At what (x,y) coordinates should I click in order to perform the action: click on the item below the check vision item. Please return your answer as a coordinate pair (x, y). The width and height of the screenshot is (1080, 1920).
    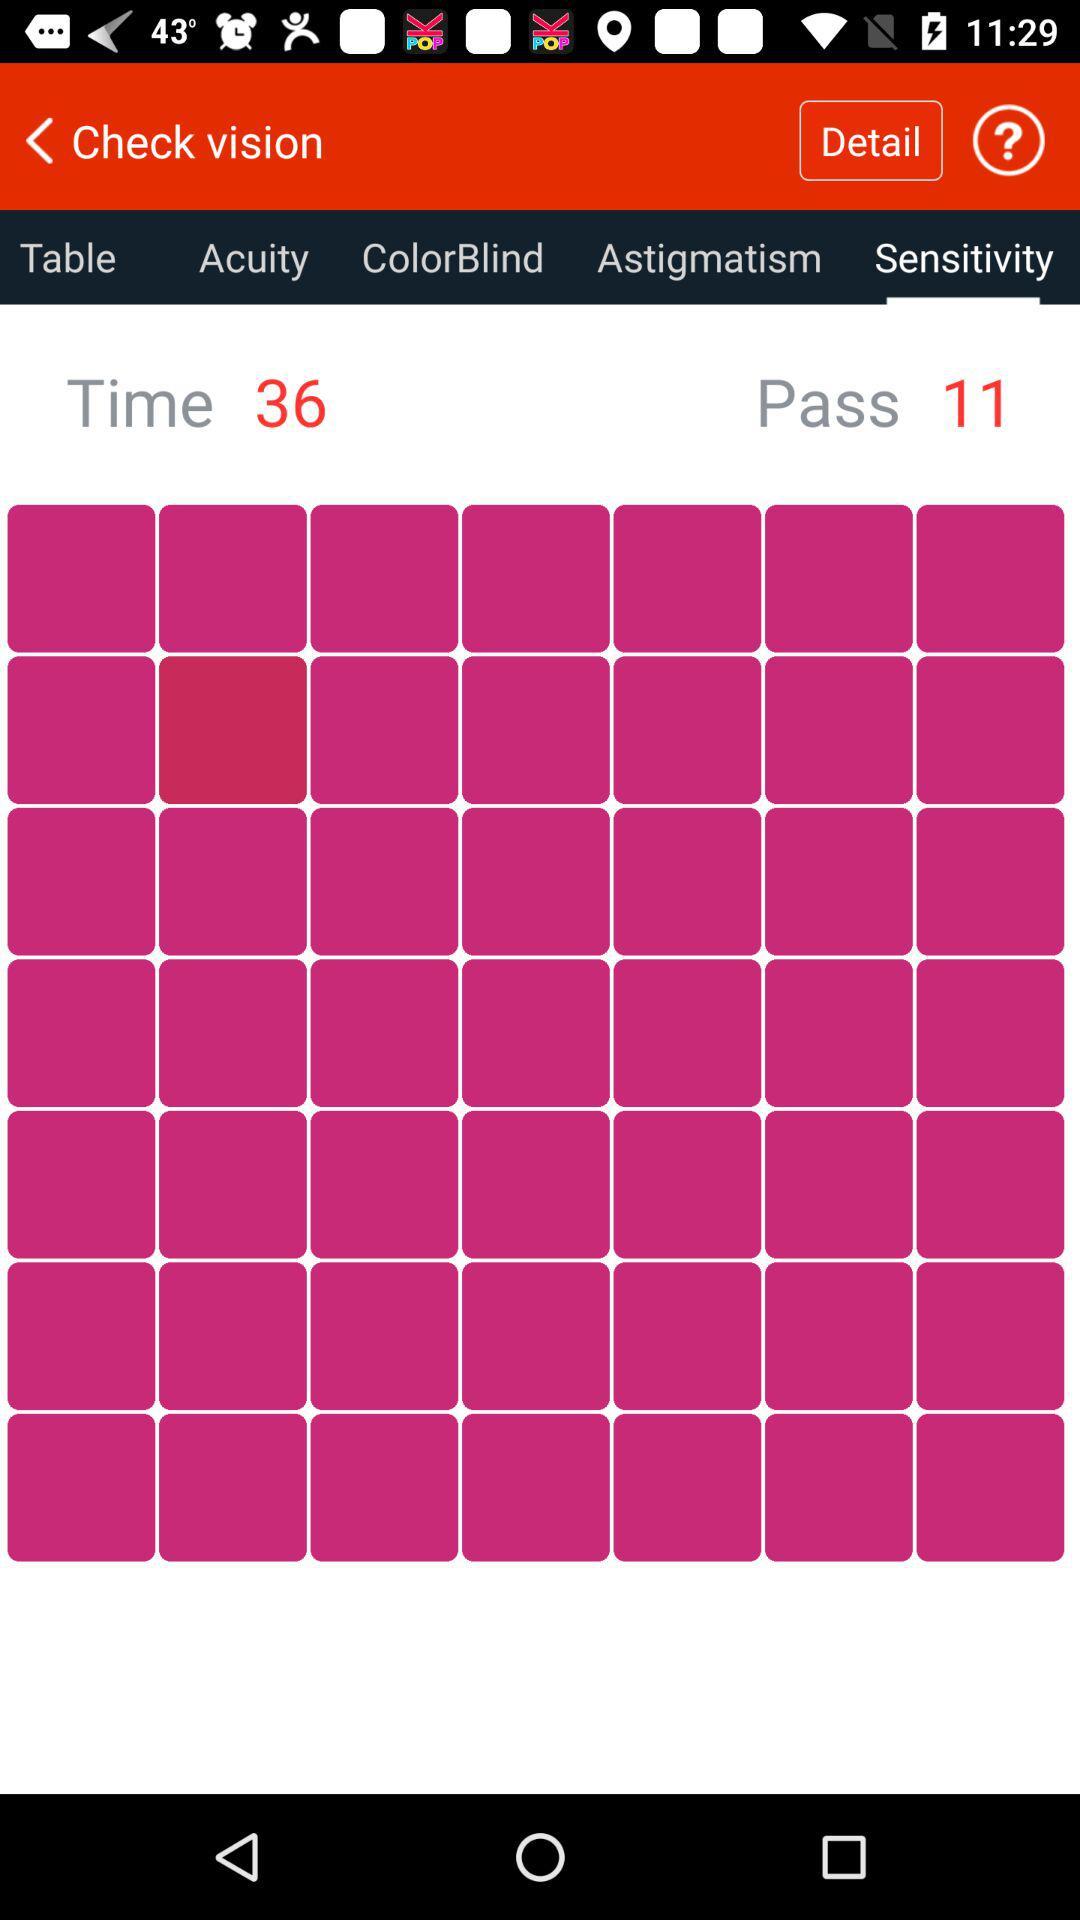
    Looking at the image, I should click on (85, 256).